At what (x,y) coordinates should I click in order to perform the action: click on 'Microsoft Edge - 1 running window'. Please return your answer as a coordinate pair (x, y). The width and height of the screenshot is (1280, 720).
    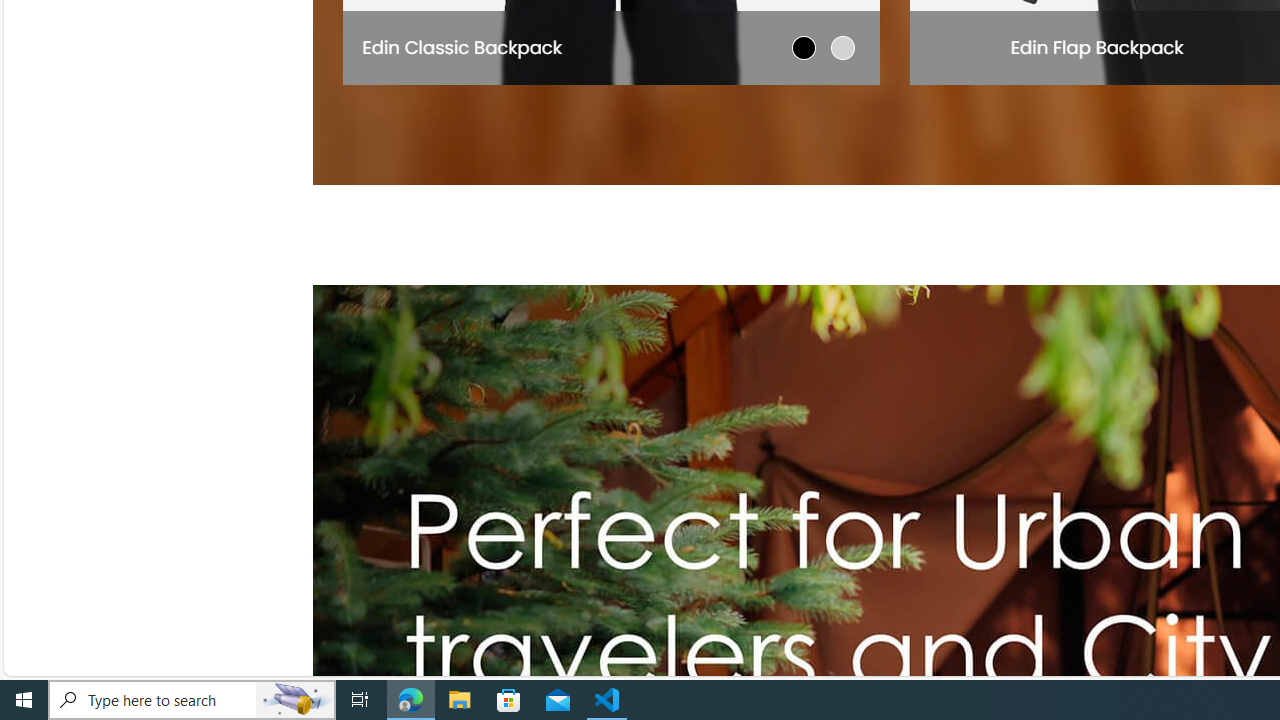
    Looking at the image, I should click on (410, 698).